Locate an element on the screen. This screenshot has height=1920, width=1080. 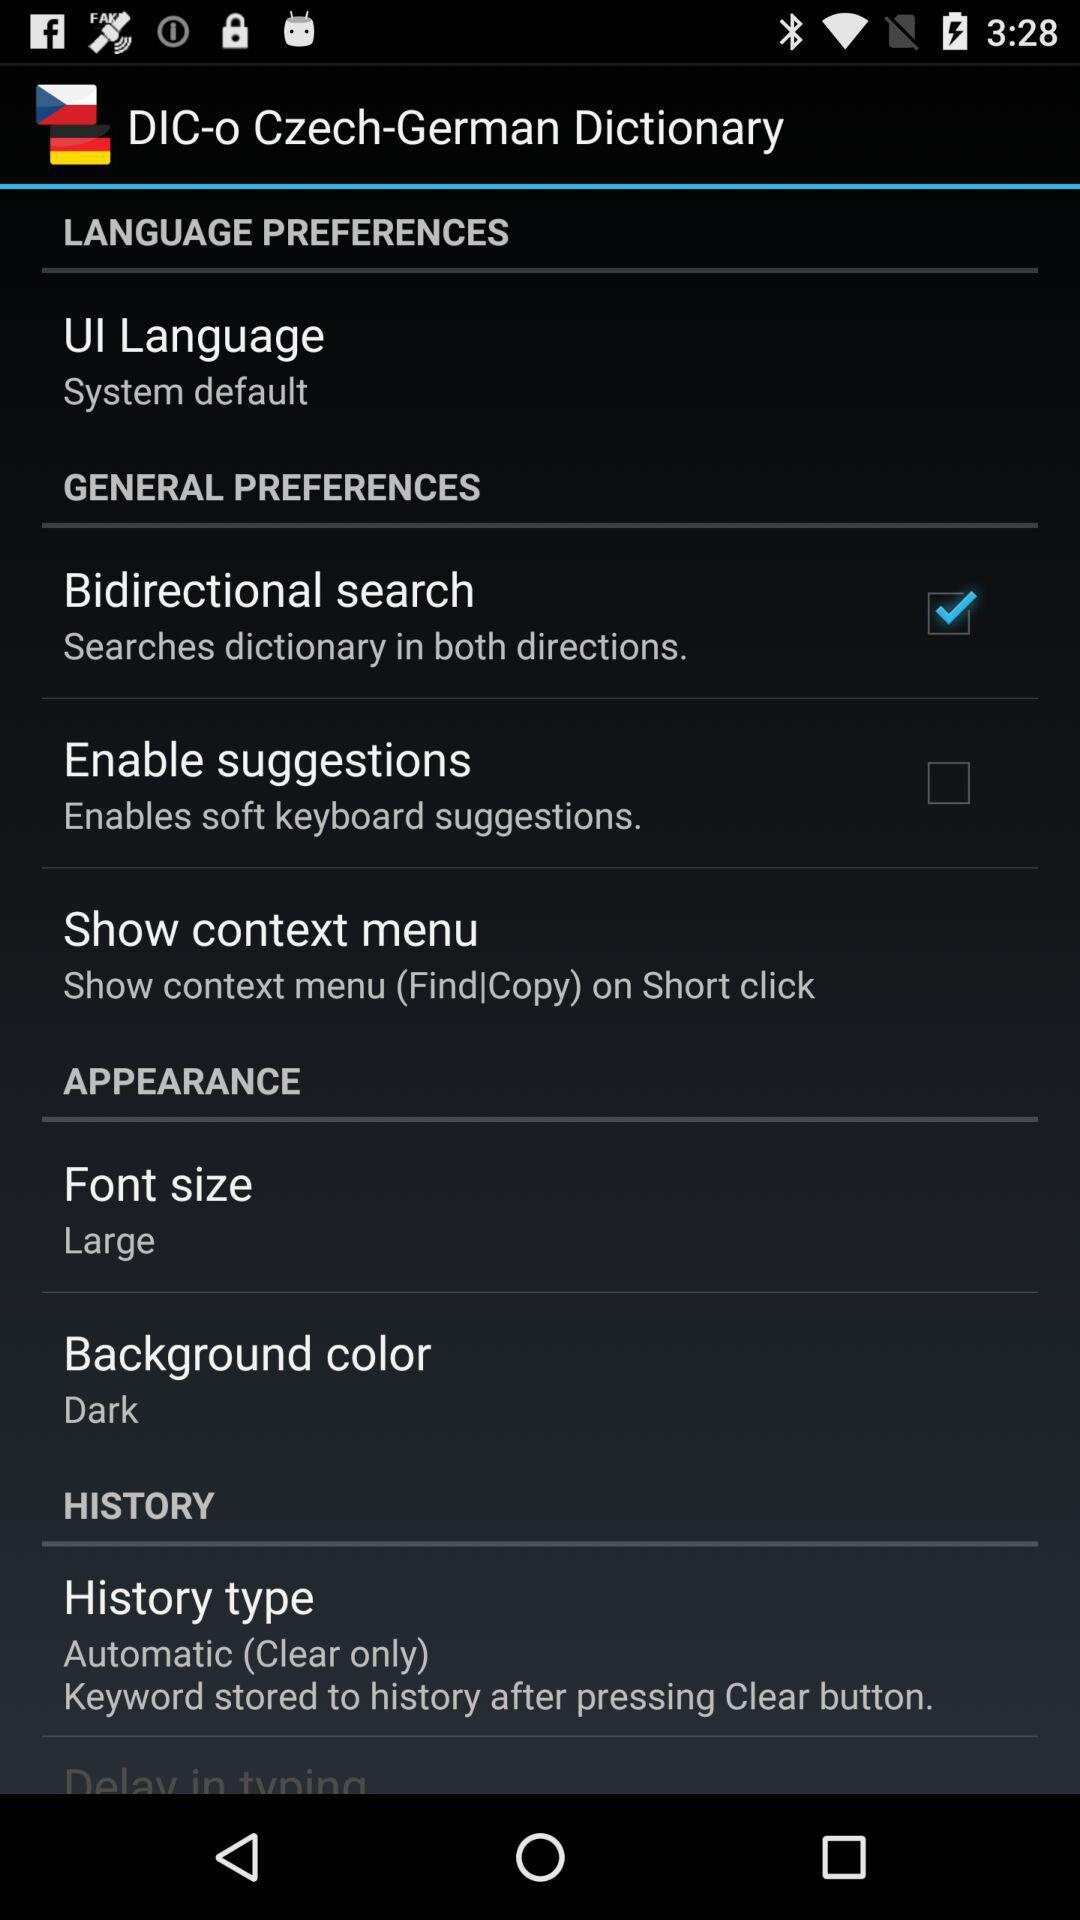
app above dark app is located at coordinates (246, 1351).